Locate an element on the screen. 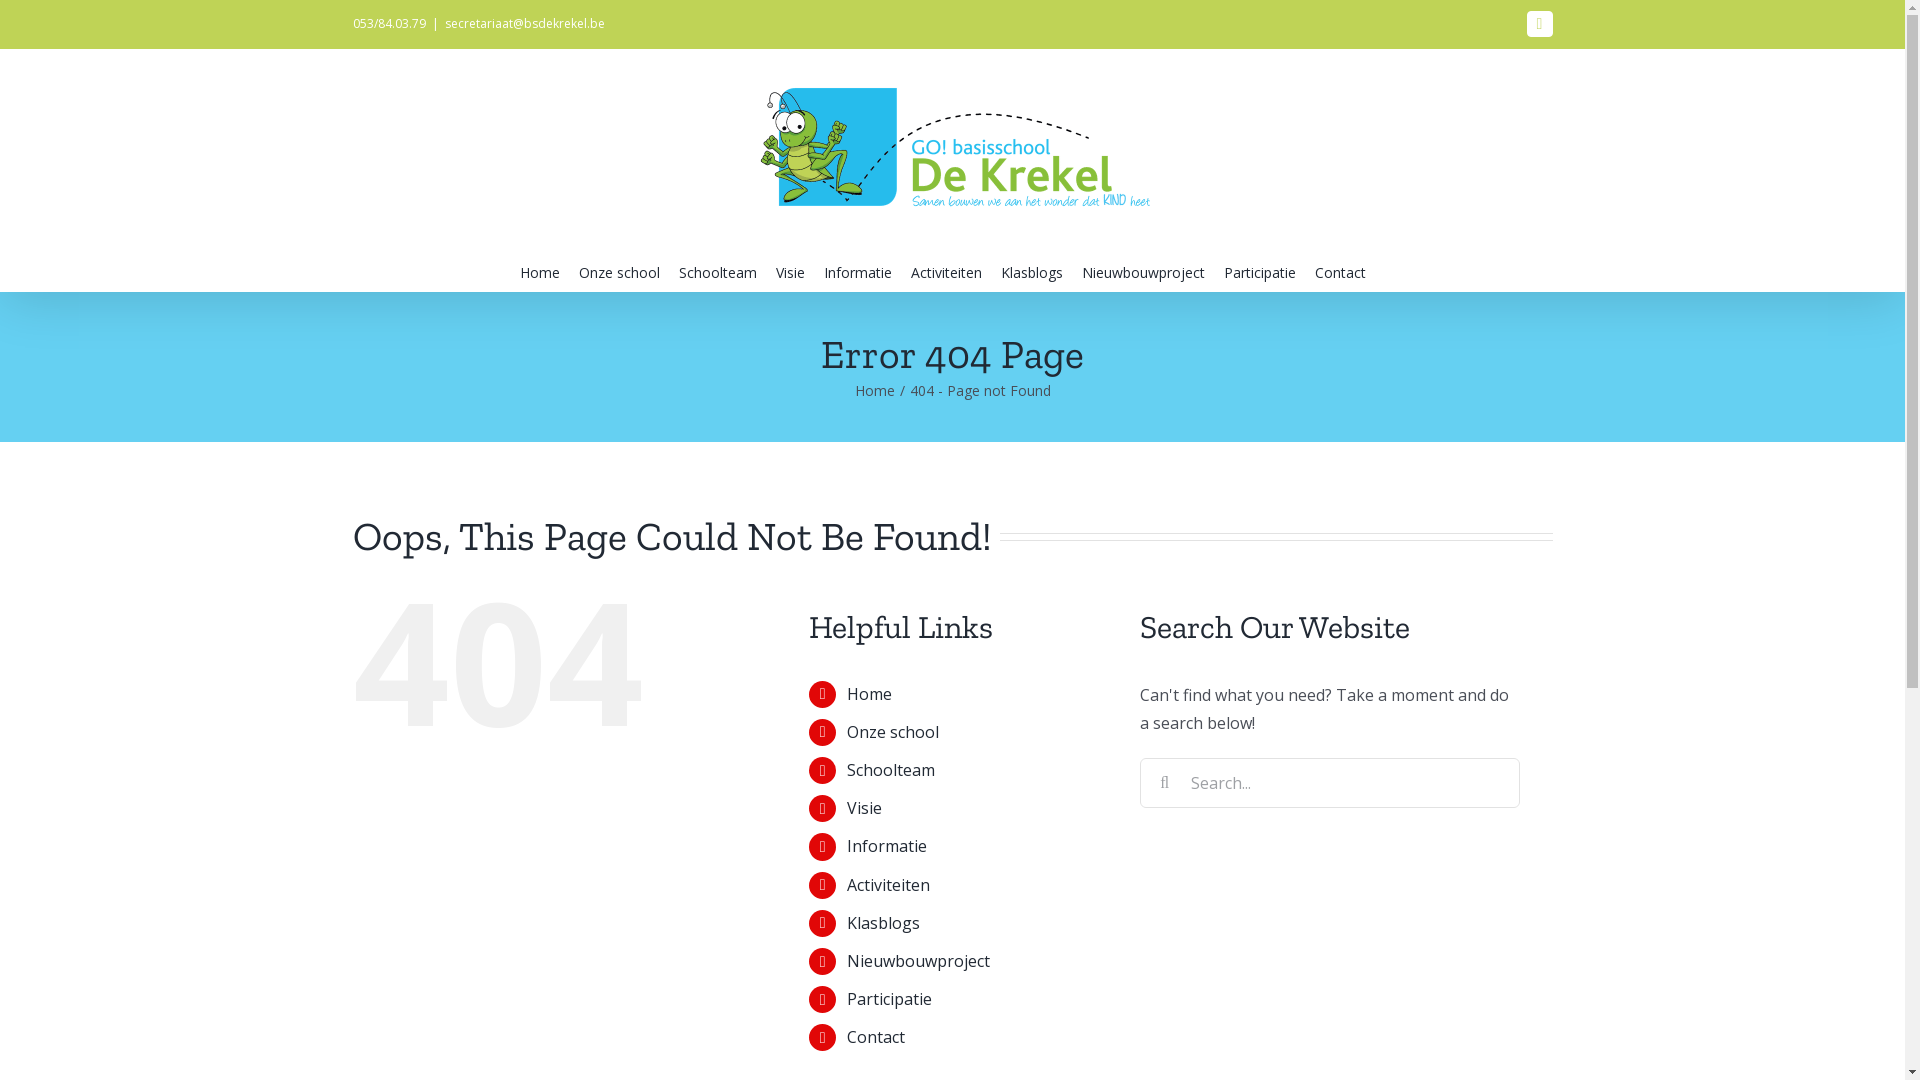  'Informatie' is located at coordinates (886, 845).